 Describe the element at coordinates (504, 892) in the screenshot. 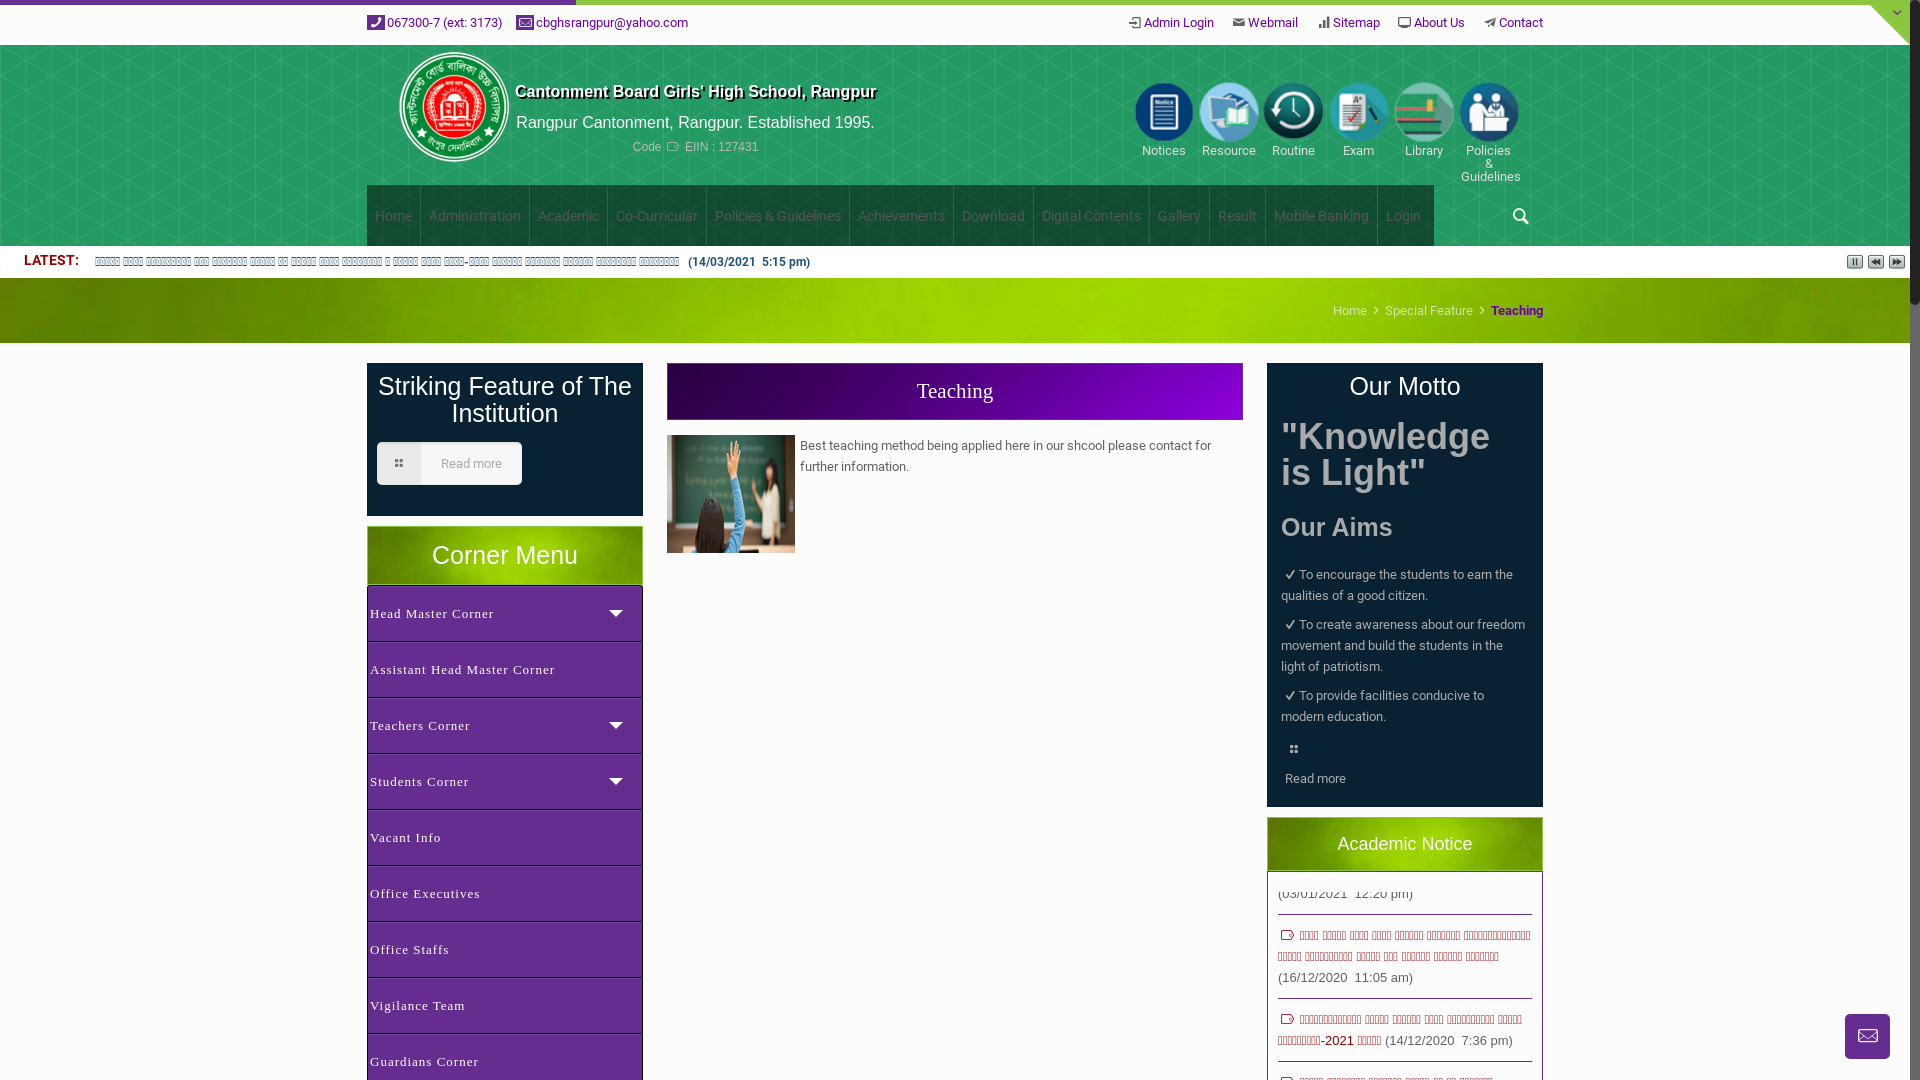

I see `'Office Executives'` at that location.